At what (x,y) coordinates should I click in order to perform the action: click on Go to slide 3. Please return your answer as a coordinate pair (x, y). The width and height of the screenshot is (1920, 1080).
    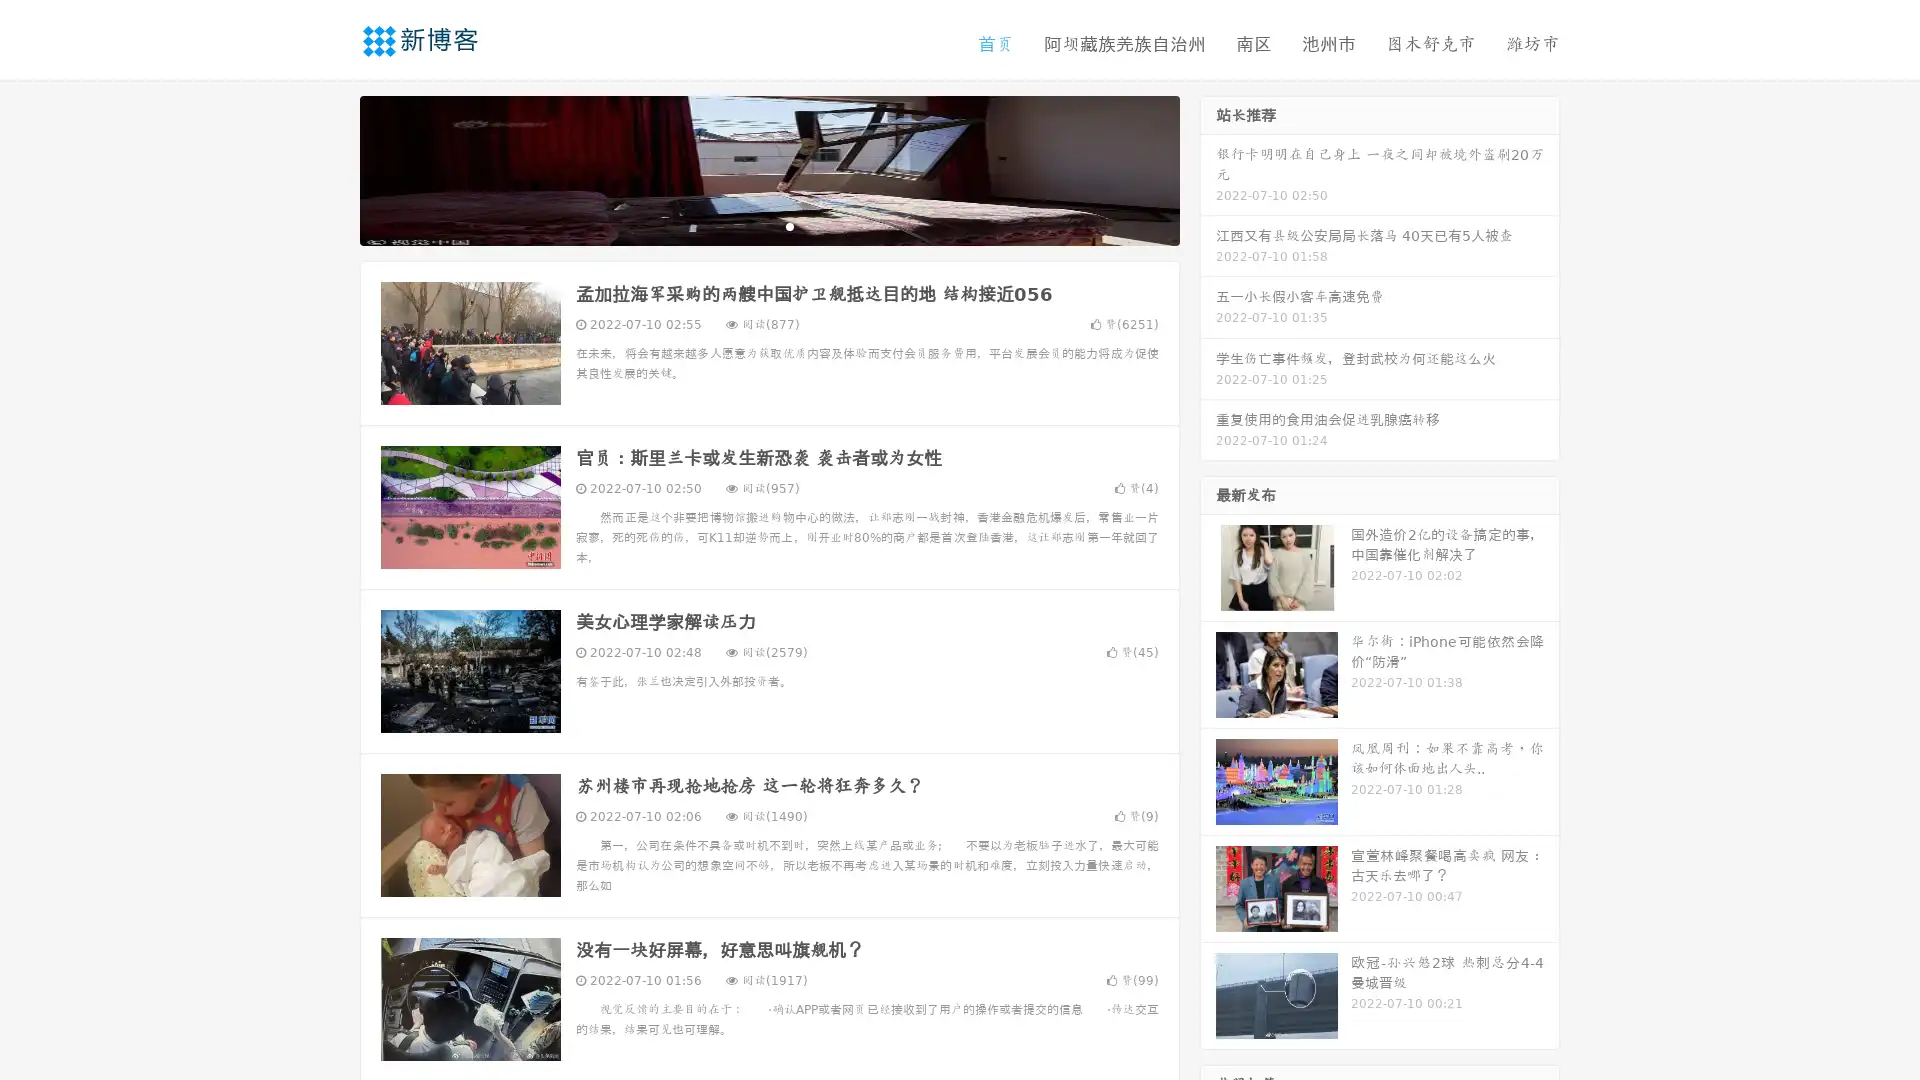
    Looking at the image, I should click on (789, 225).